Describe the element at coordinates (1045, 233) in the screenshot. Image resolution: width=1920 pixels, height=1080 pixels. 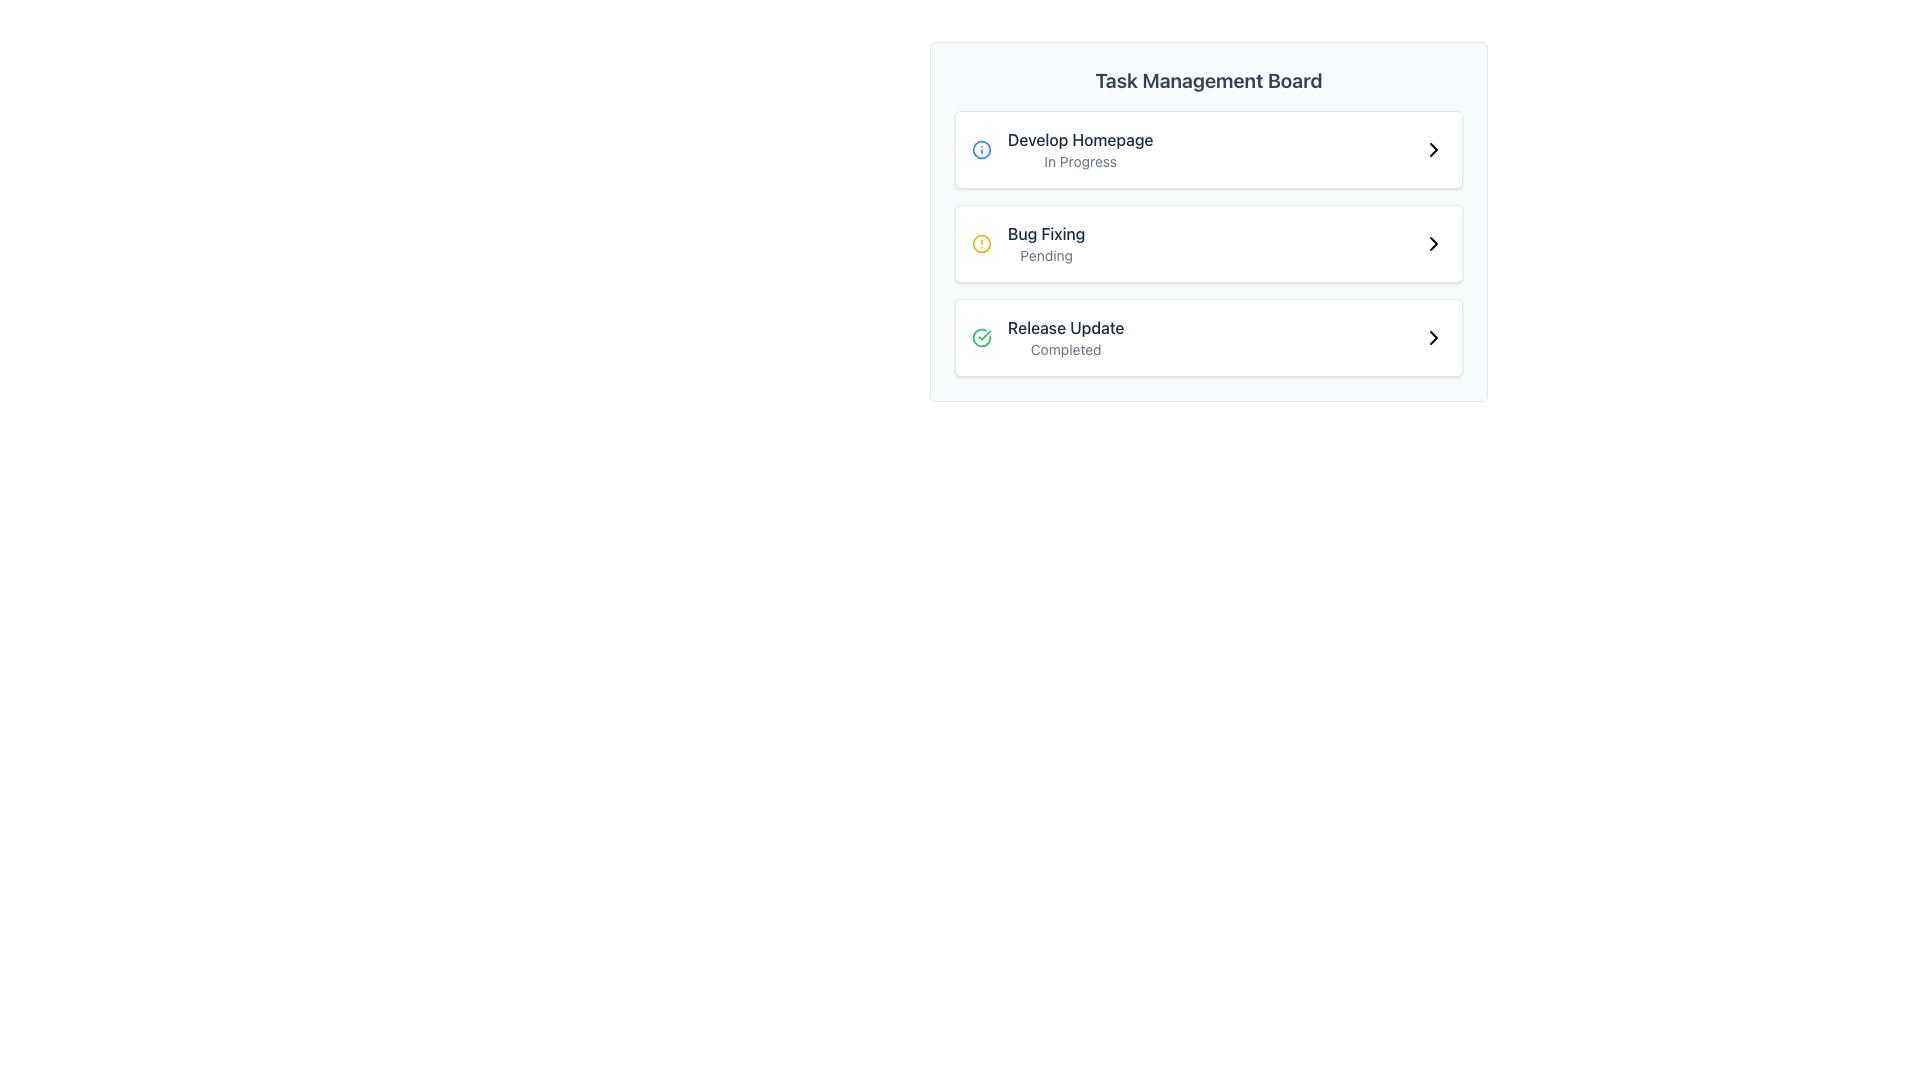
I see `the Text Label that serves as the title or identifier for the second task entry in the task management board interface, located above the subtitle 'Pending' and to the left of the arrow icon` at that location.